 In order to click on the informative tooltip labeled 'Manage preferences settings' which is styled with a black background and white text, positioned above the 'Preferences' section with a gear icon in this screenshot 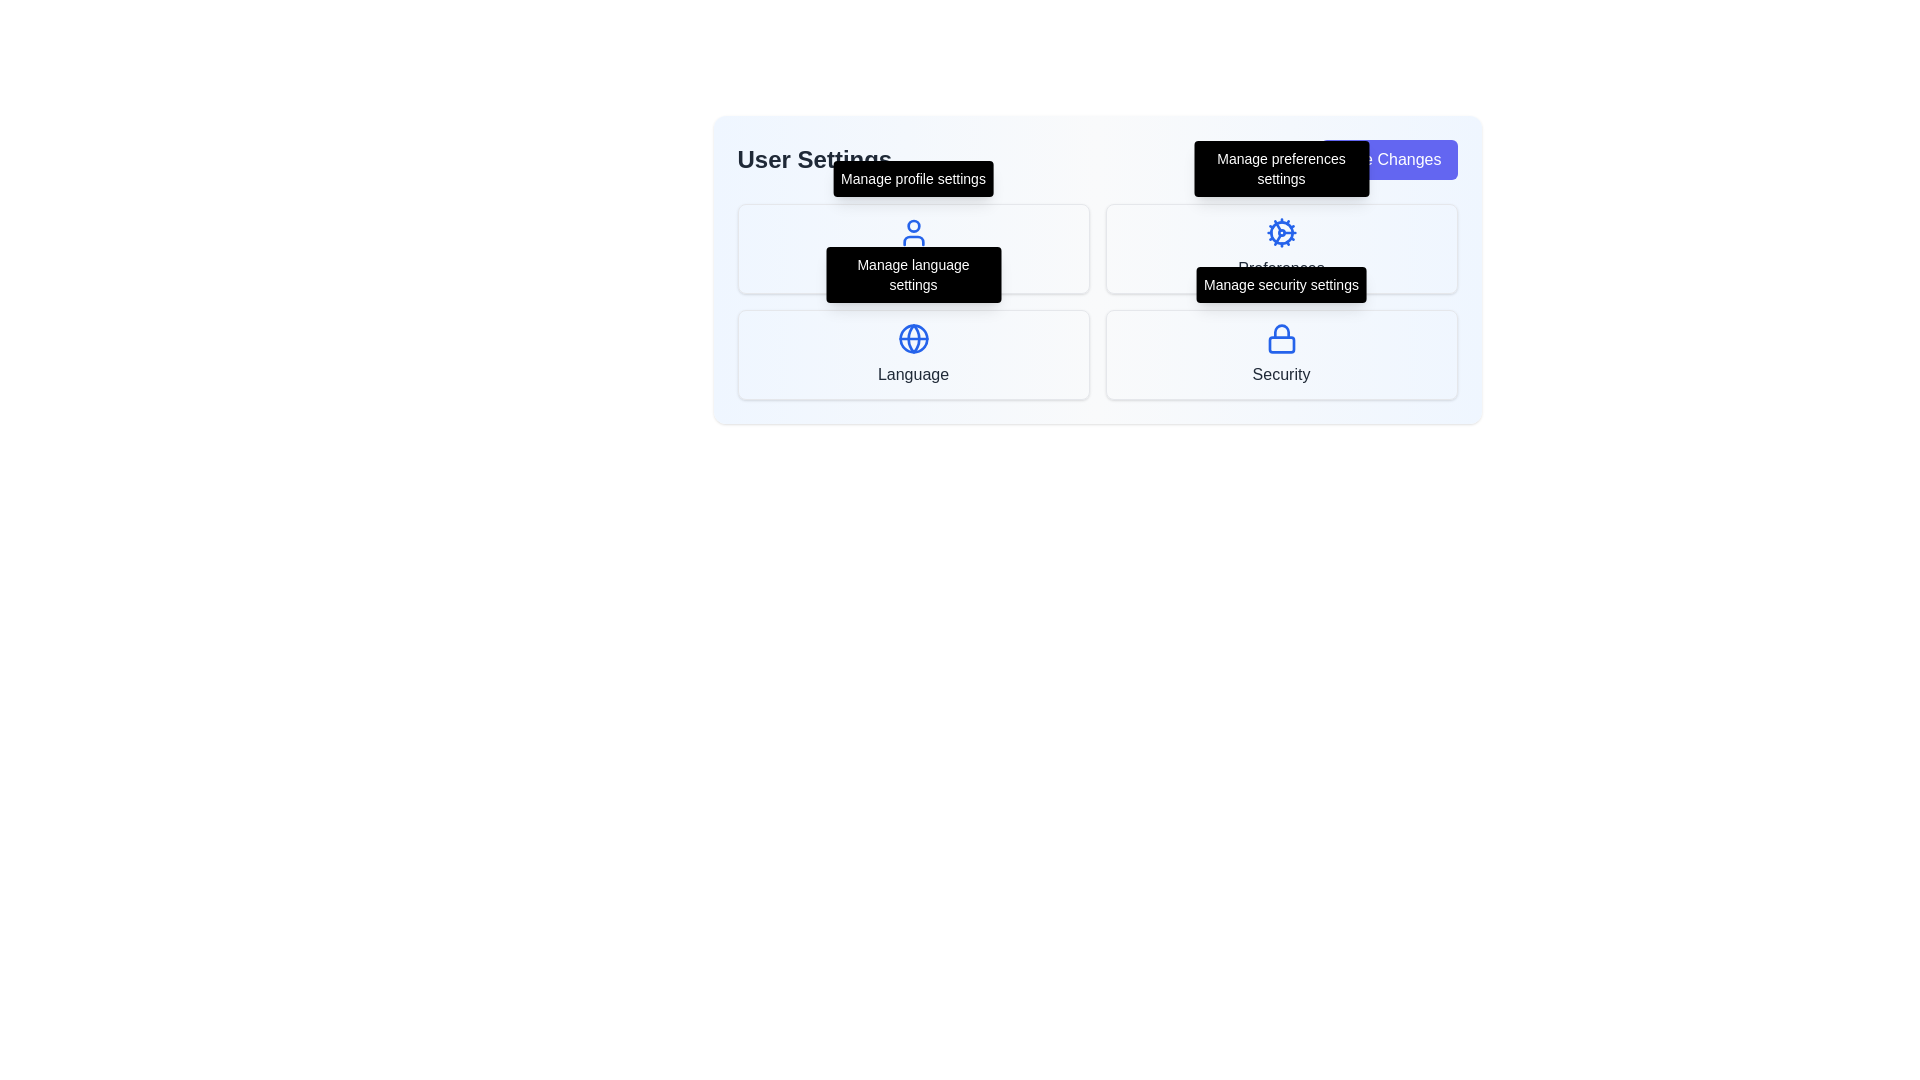, I will do `click(1281, 168)`.